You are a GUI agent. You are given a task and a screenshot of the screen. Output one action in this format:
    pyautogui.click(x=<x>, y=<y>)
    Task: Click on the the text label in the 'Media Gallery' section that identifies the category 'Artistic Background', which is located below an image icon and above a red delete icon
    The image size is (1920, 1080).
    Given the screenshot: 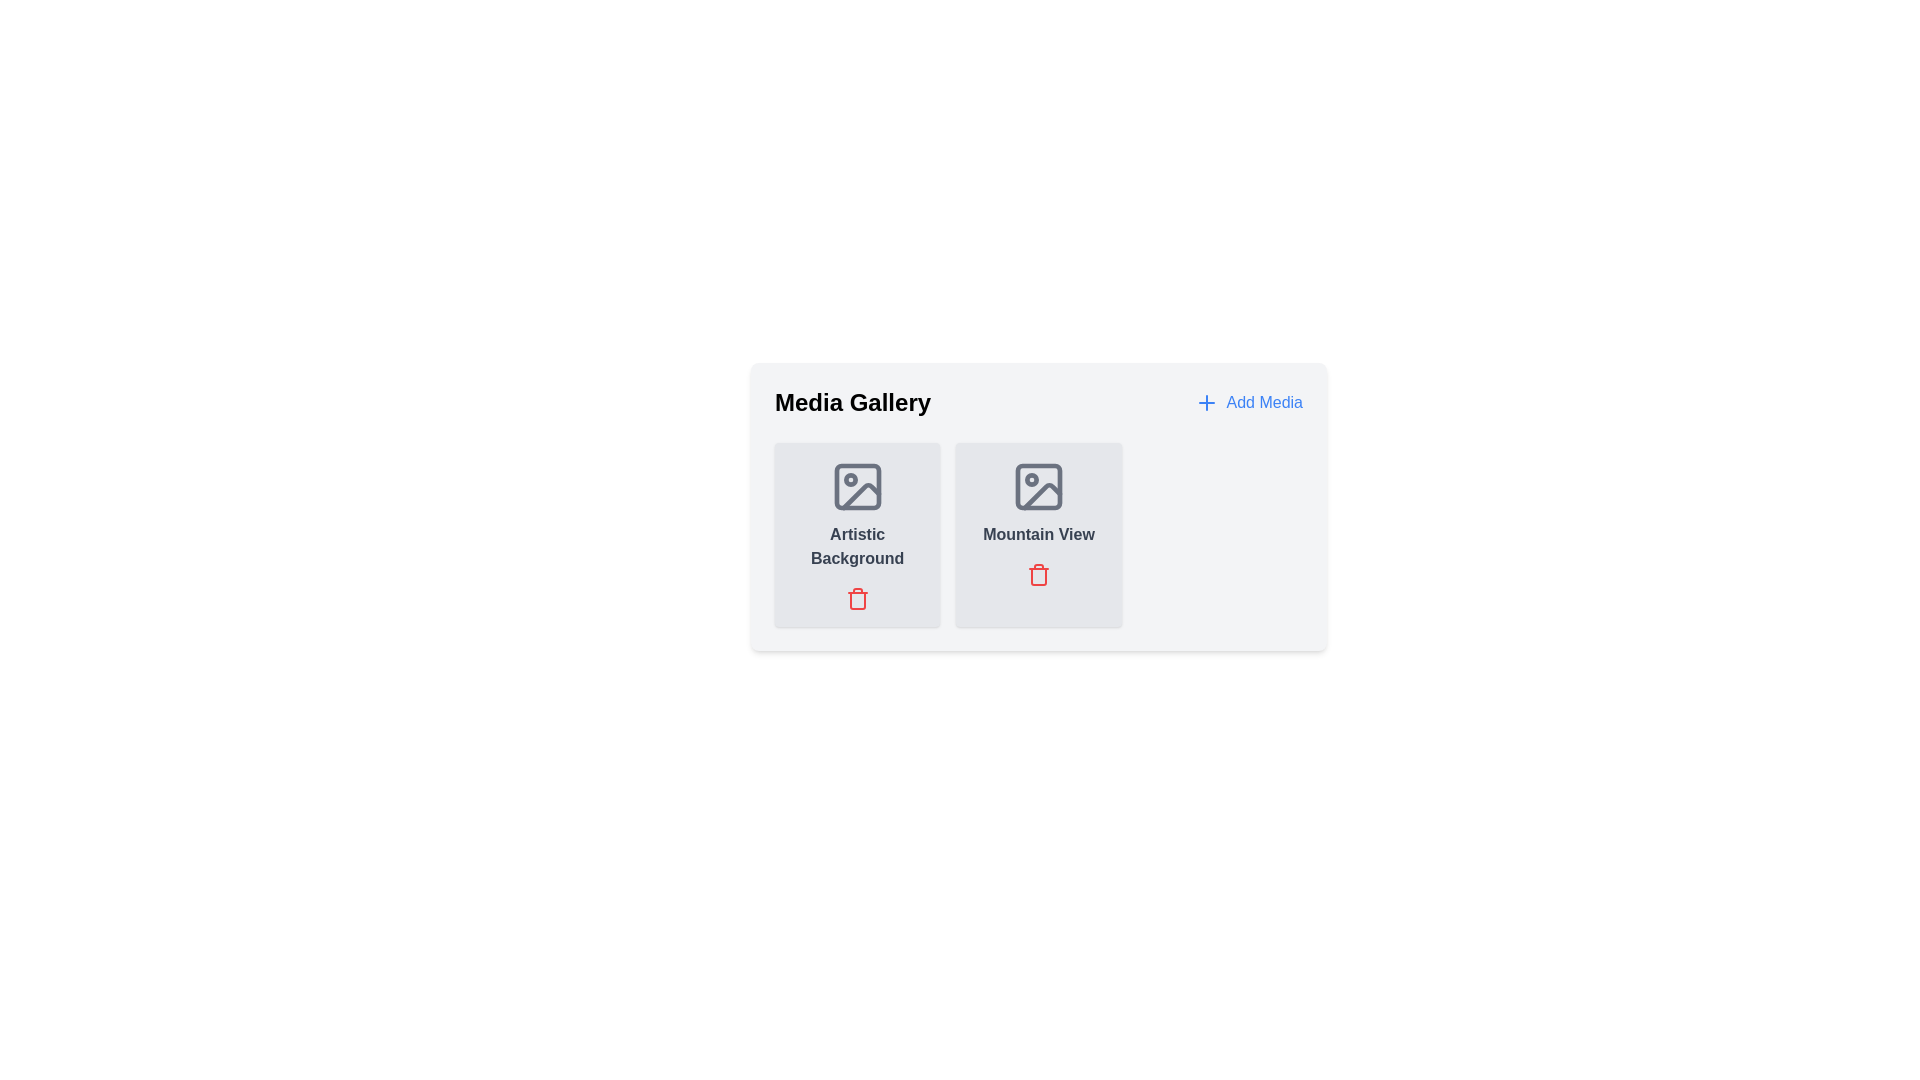 What is the action you would take?
    pyautogui.click(x=857, y=547)
    